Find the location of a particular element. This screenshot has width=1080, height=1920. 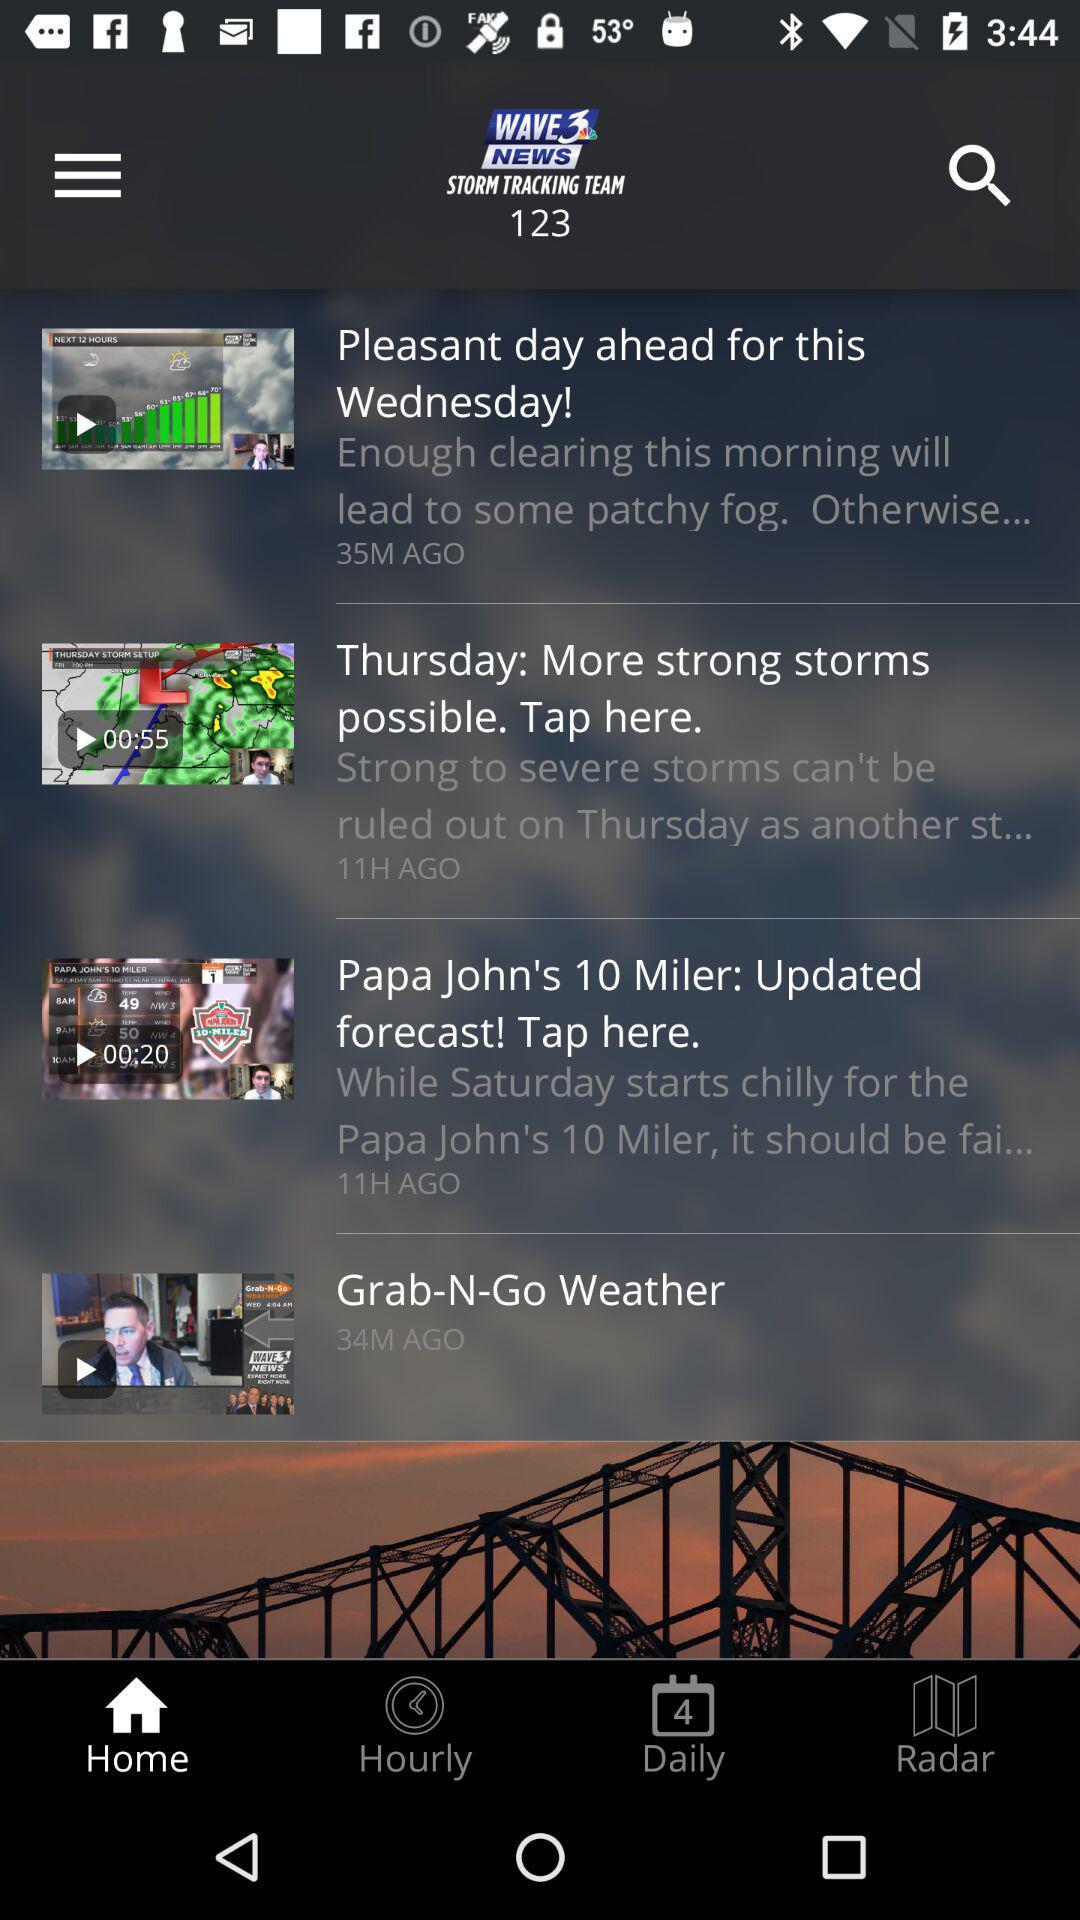

the radio button to the right of home icon is located at coordinates (413, 1726).